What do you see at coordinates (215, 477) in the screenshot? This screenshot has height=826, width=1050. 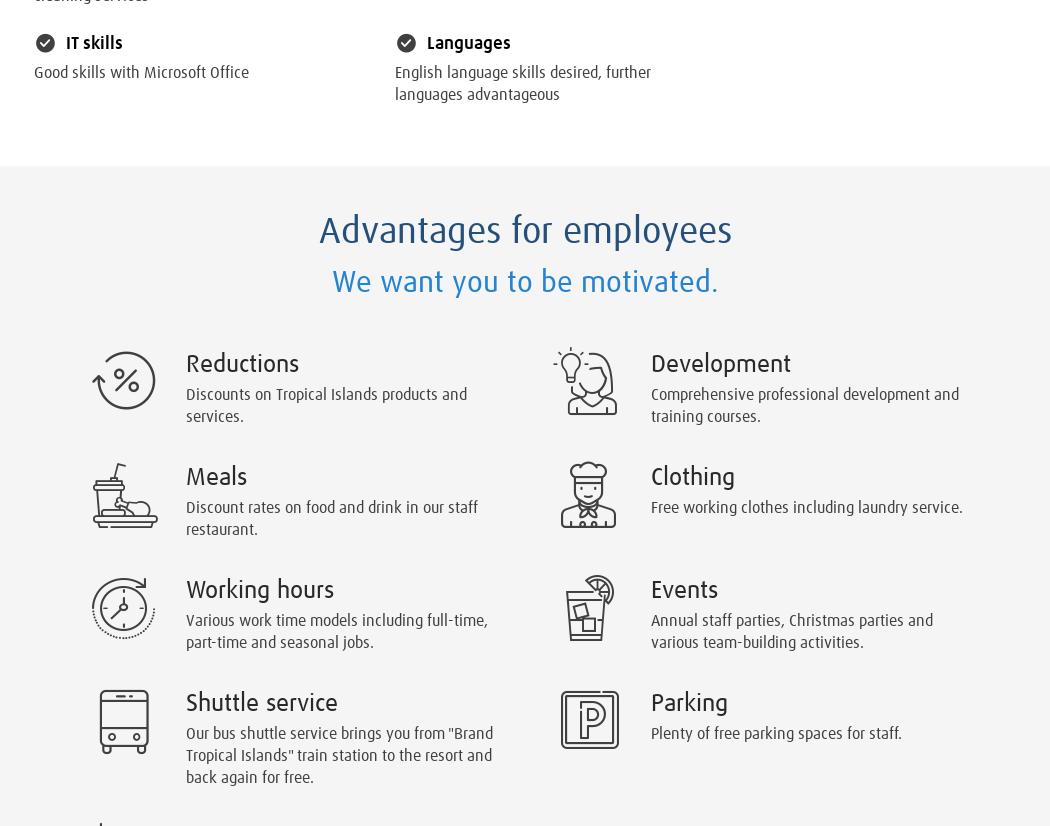 I see `'Meals'` at bounding box center [215, 477].